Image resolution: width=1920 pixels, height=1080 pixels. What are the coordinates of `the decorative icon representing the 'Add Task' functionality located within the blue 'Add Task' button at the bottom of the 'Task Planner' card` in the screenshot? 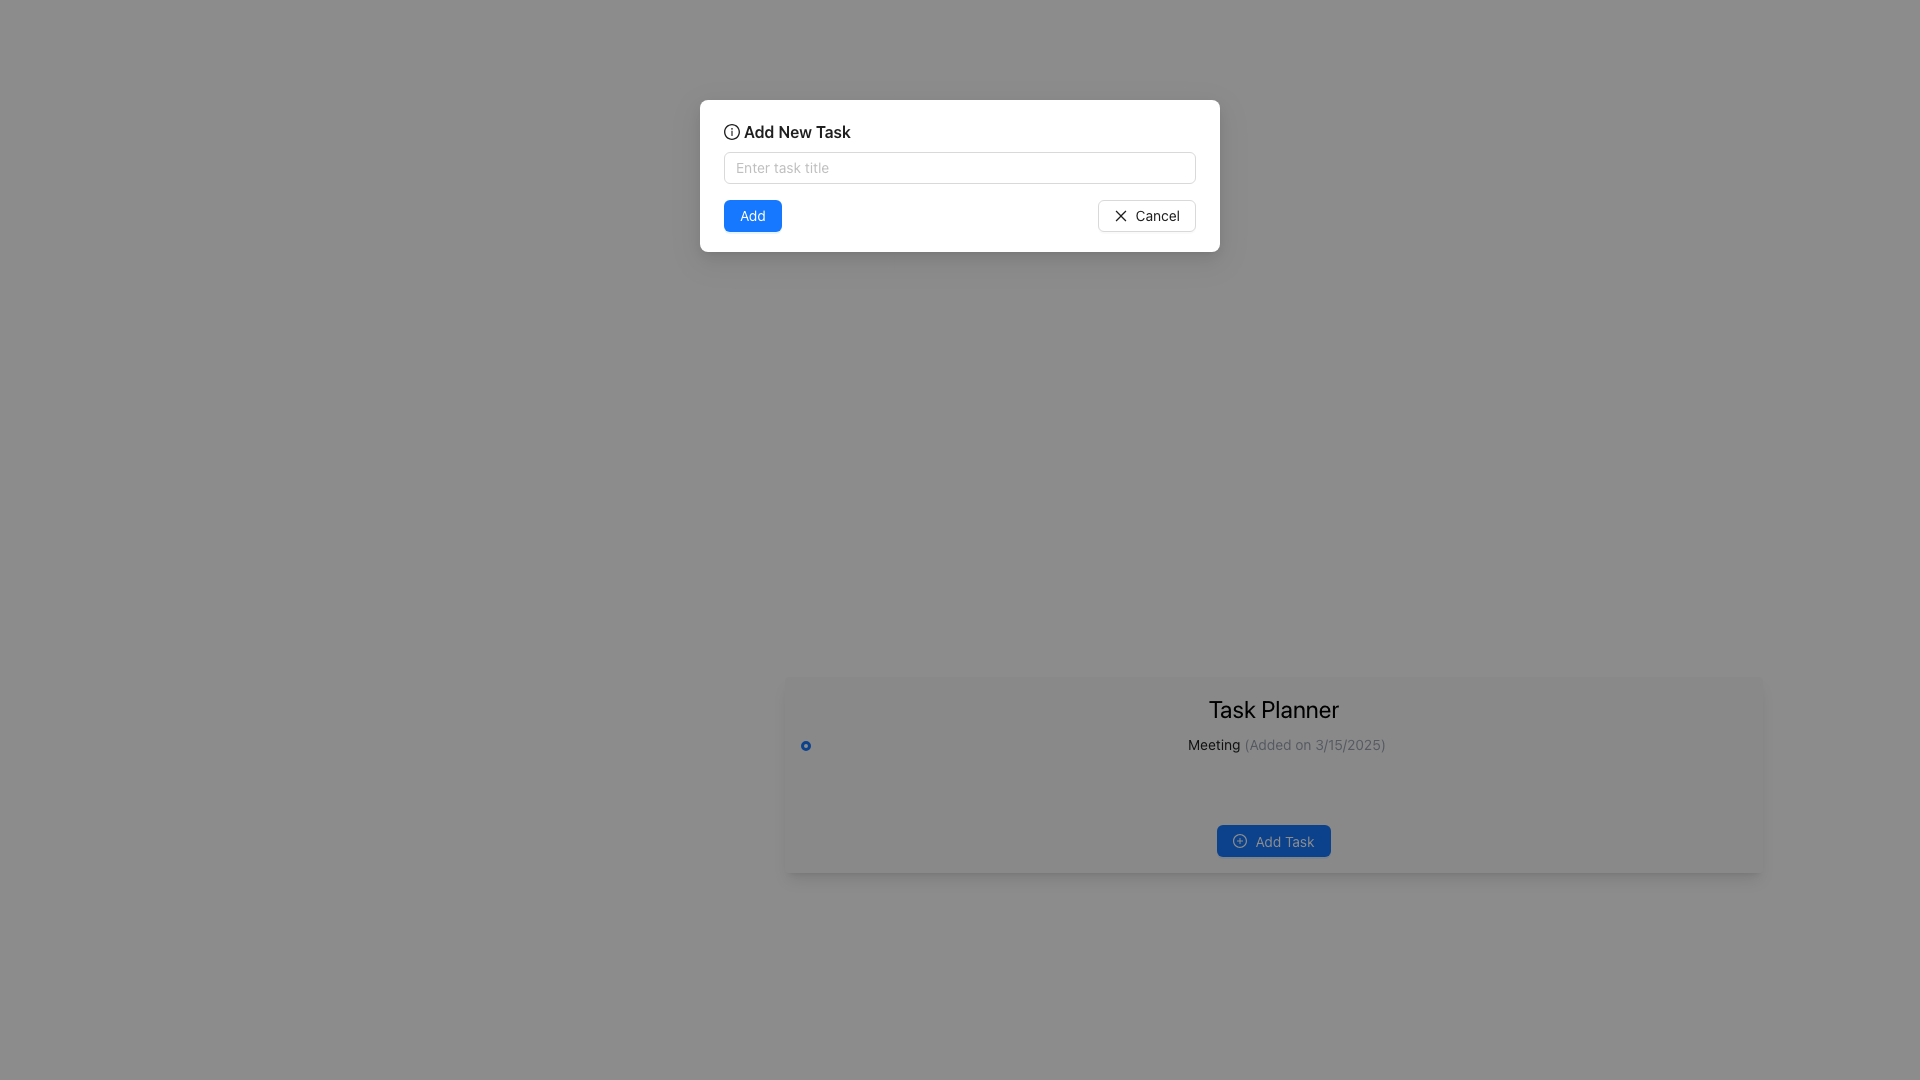 It's located at (1239, 841).